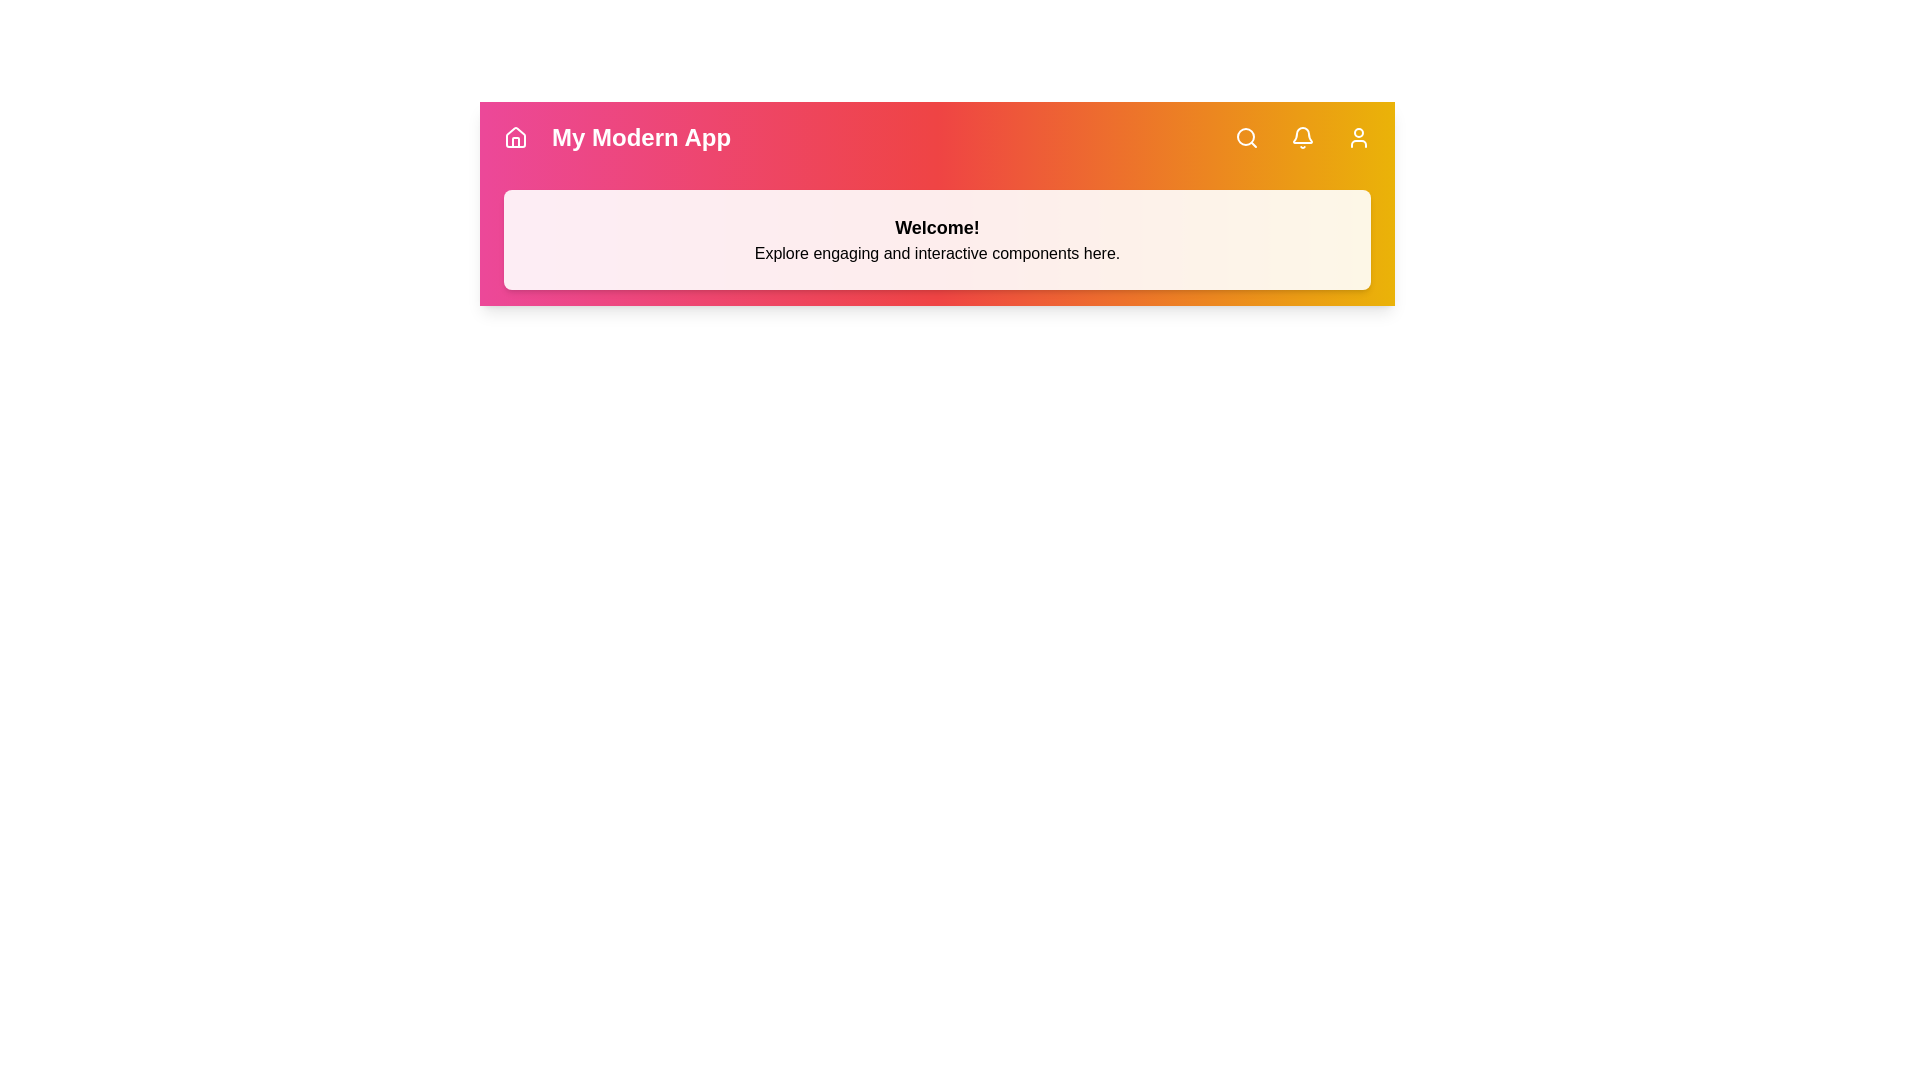 The image size is (1920, 1080). What do you see at coordinates (515, 137) in the screenshot?
I see `the Home button in the app bar` at bounding box center [515, 137].